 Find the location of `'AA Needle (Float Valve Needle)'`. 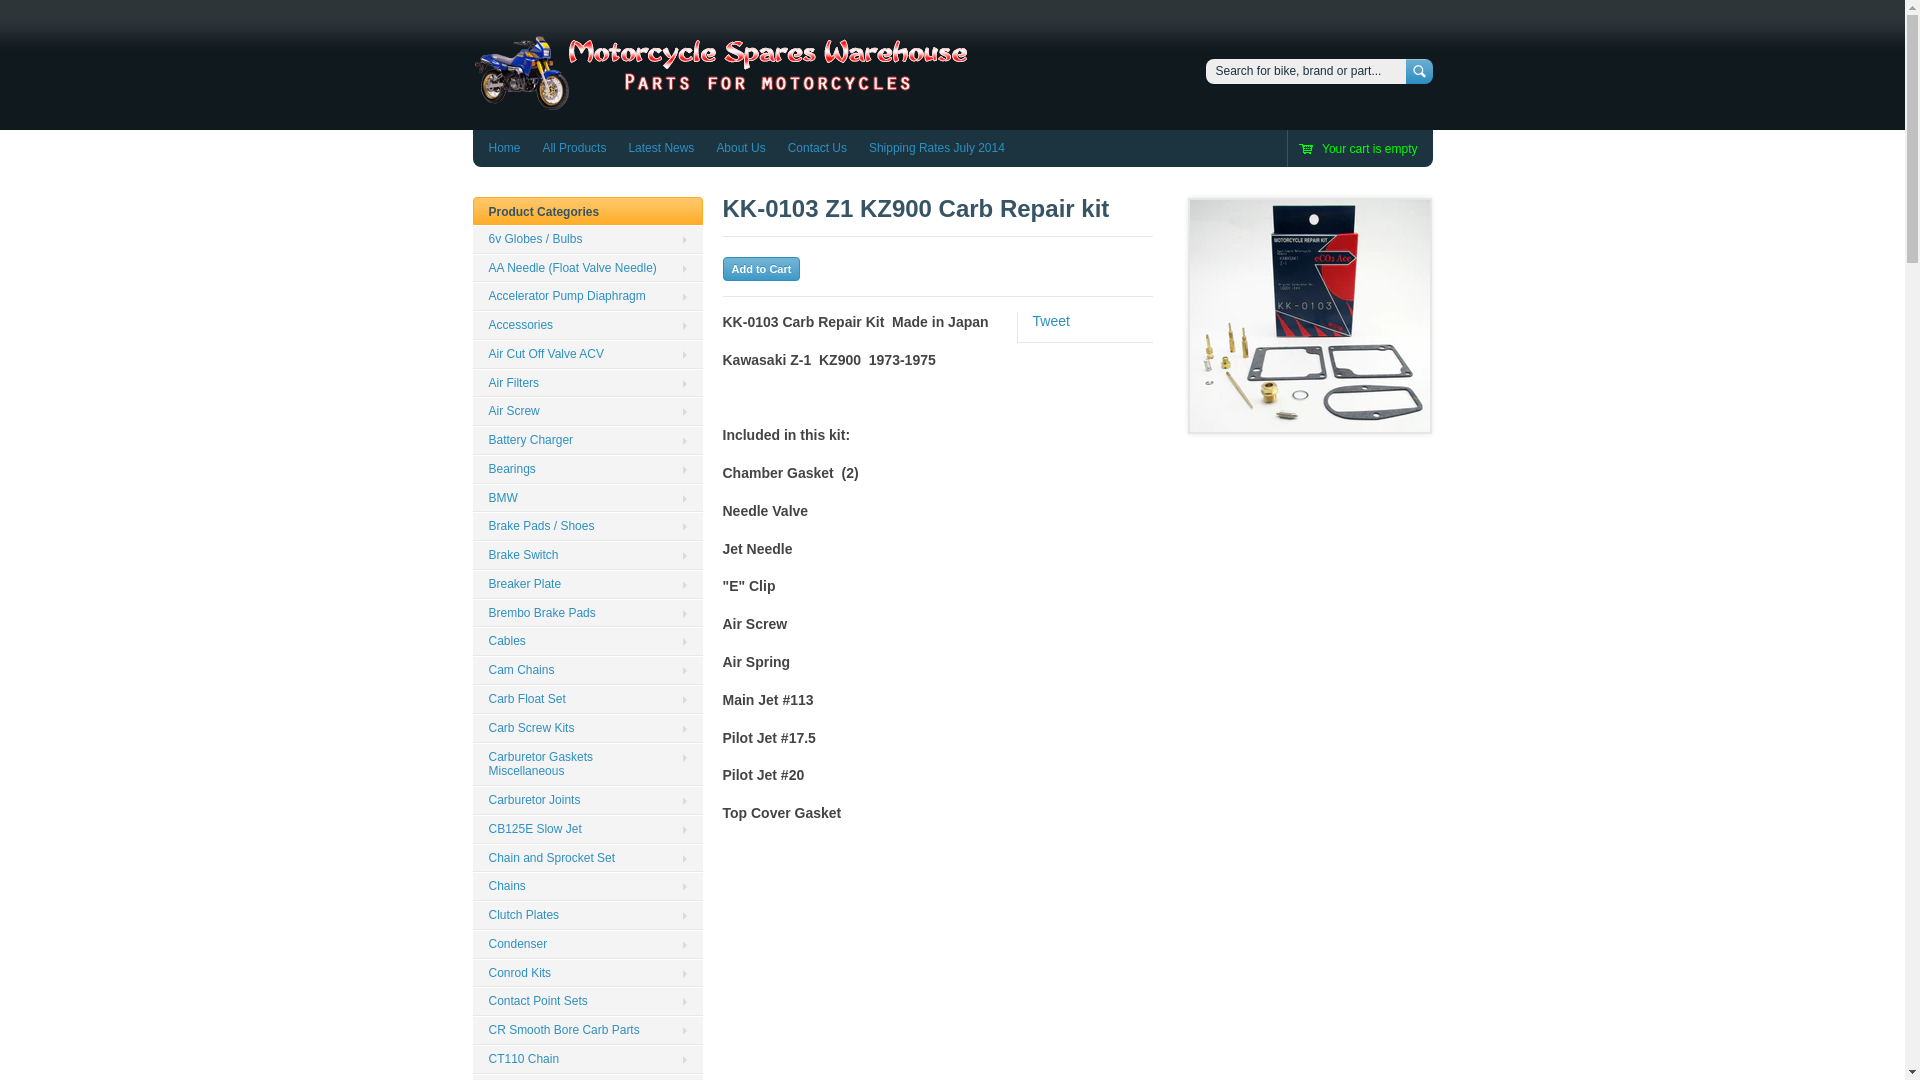

'AA Needle (Float Valve Needle)' is located at coordinates (585, 267).